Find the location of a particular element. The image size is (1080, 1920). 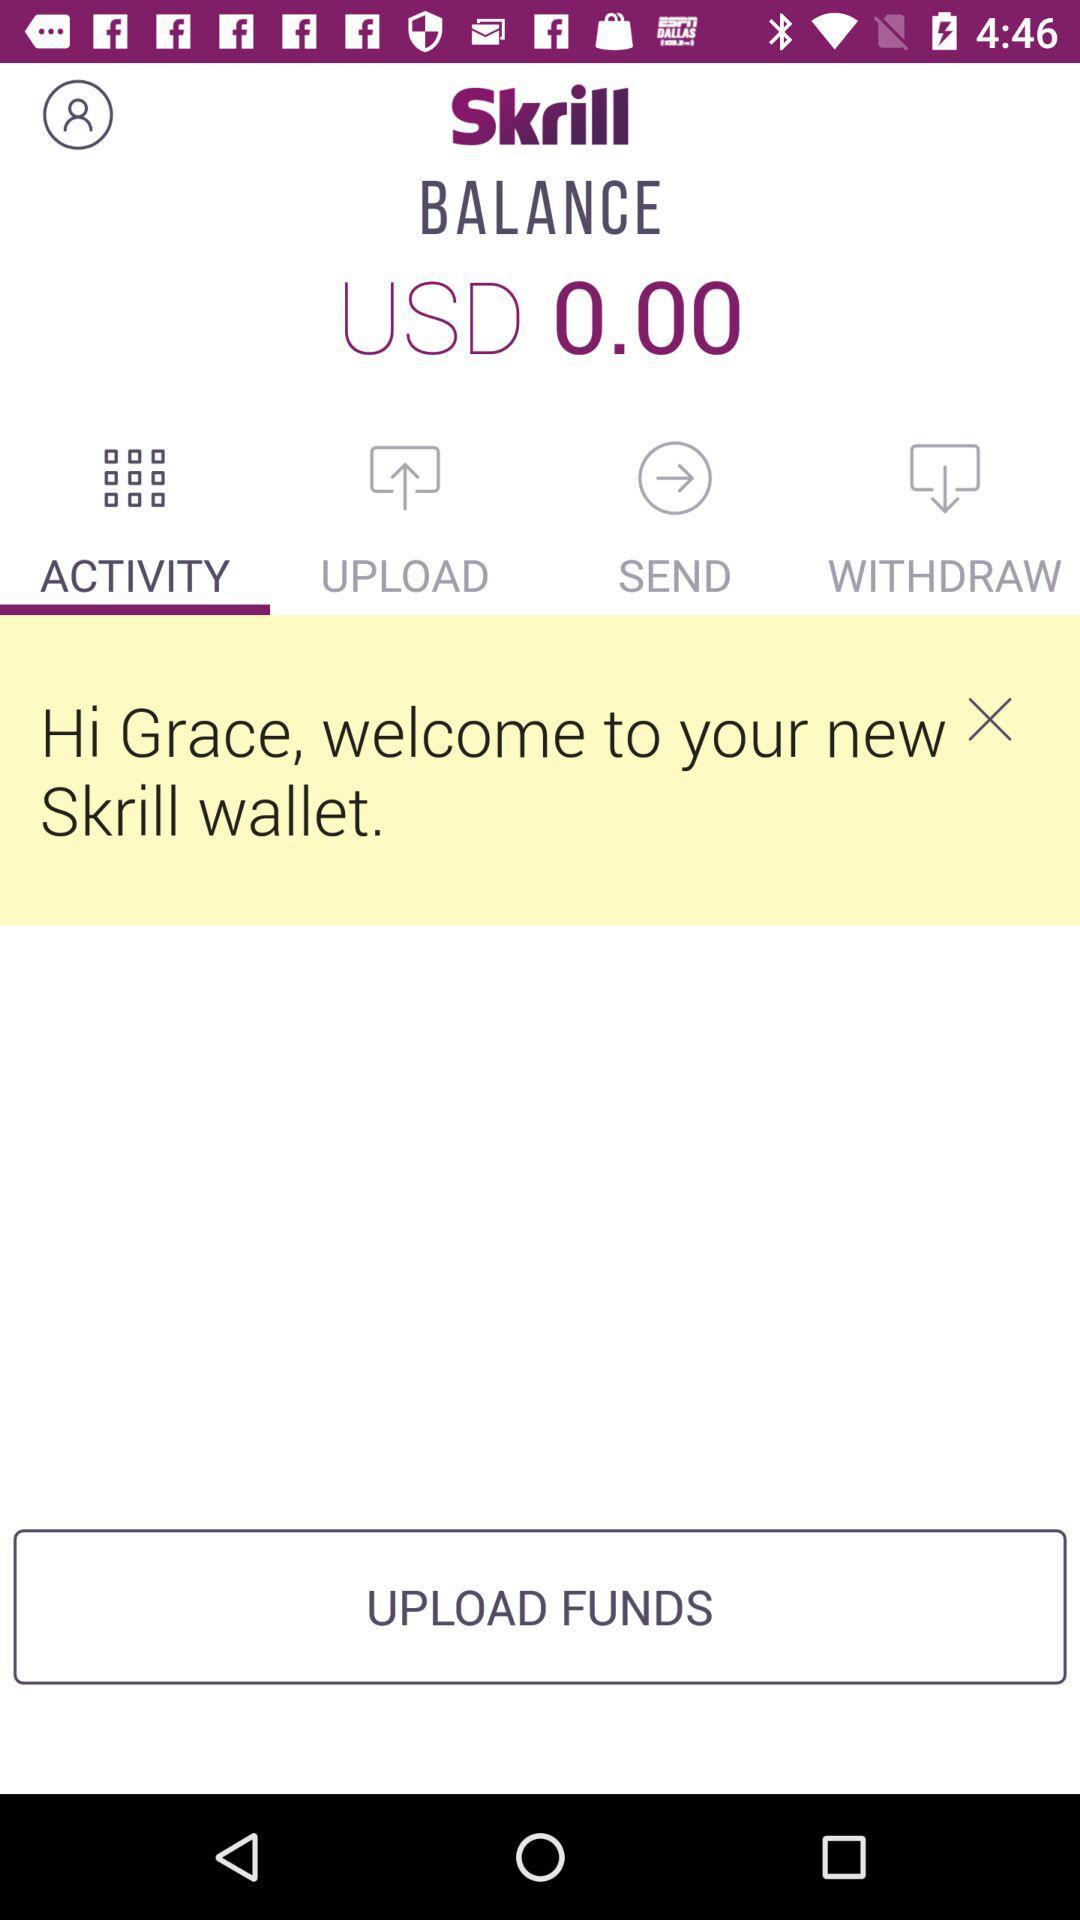

item above send item is located at coordinates (675, 477).